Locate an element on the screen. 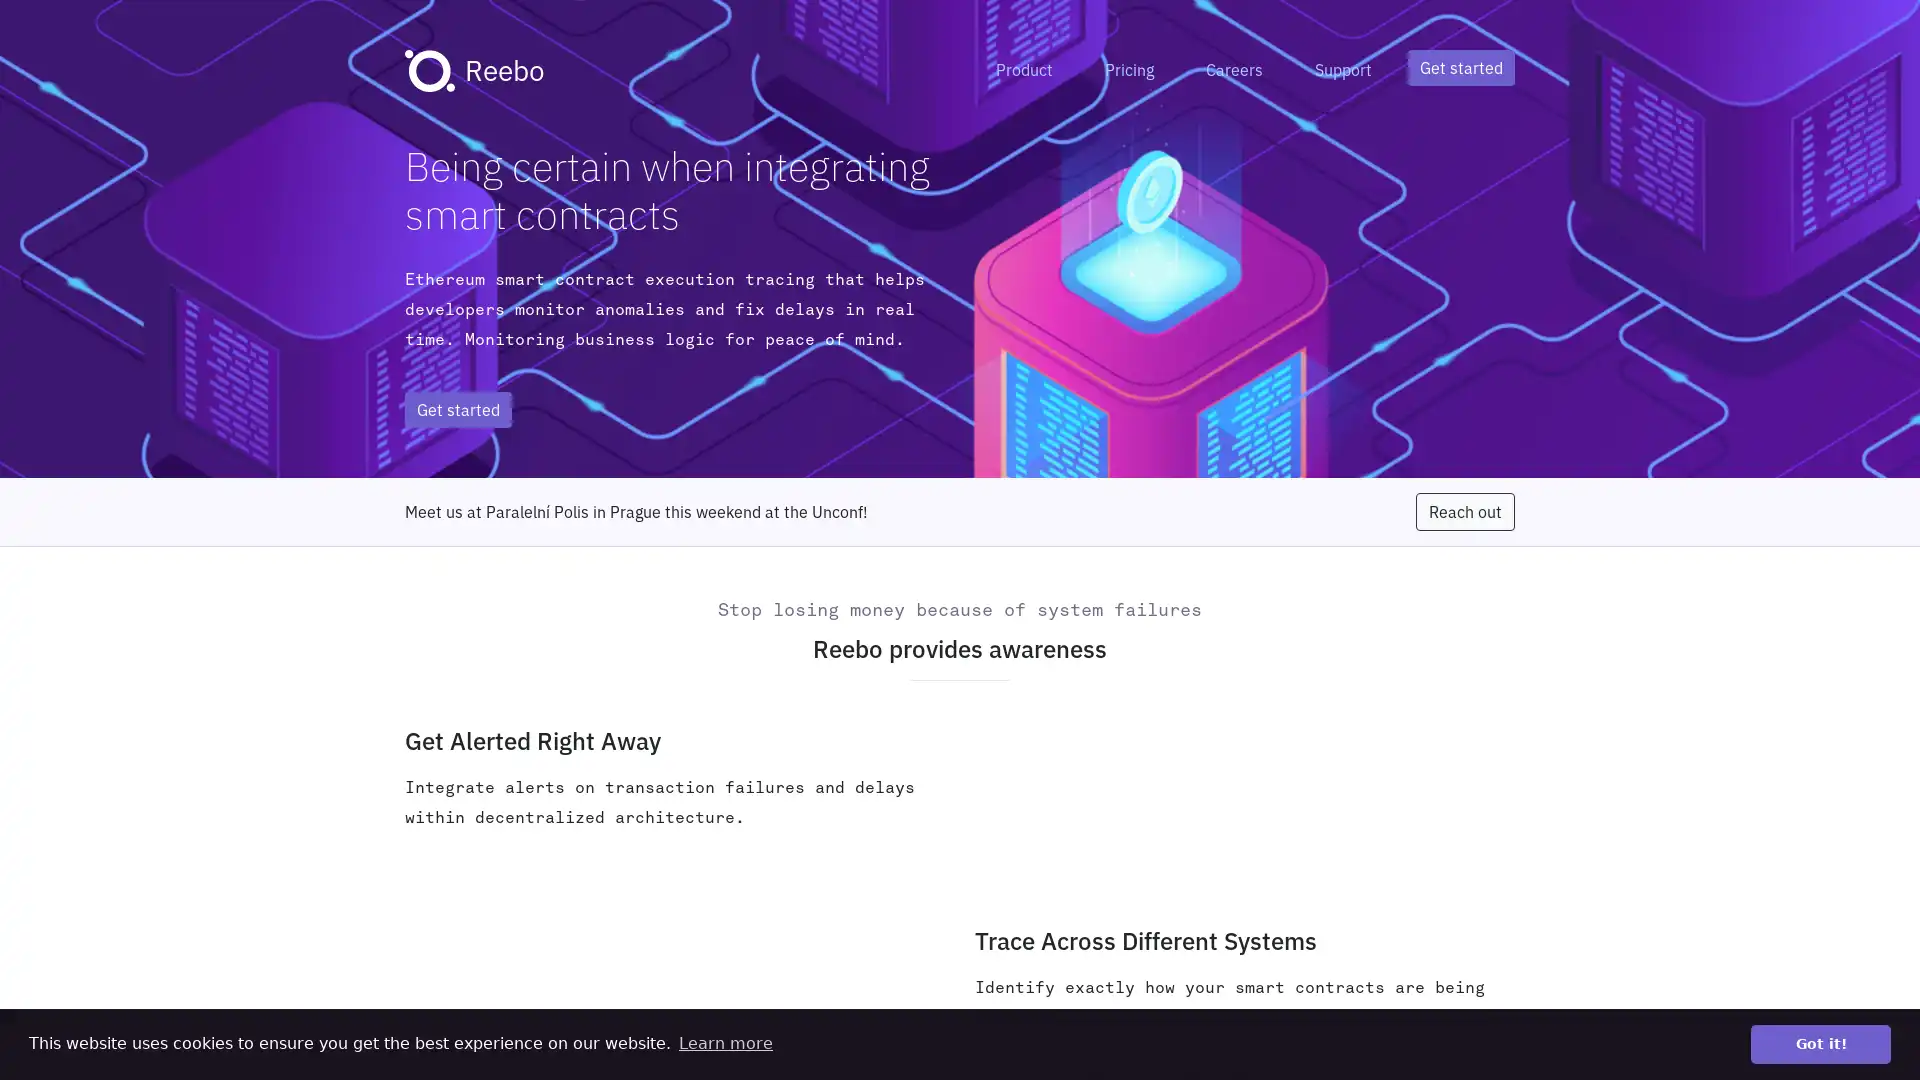  dismiss cookie message is located at coordinates (1820, 1043).